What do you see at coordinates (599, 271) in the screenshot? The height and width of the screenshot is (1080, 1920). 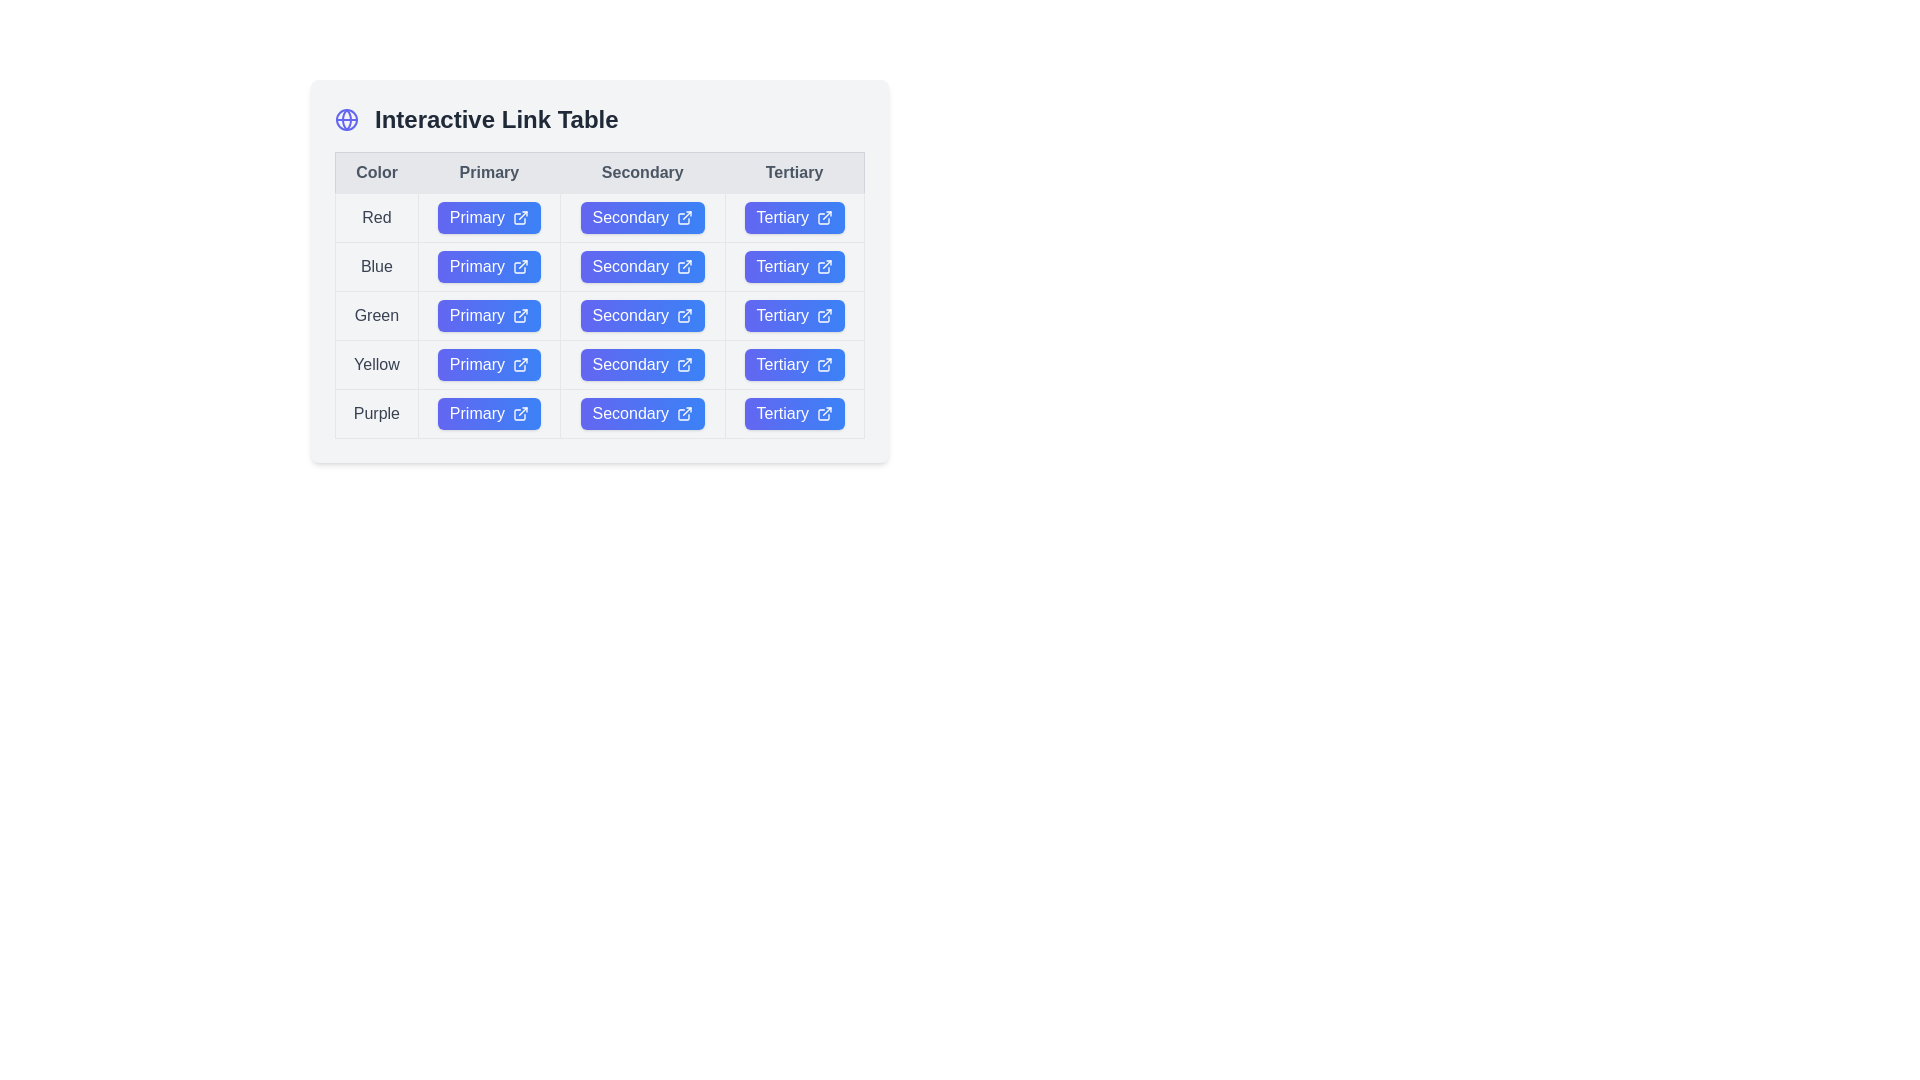 I see `the 'Secondary' button in the Blue row of the grid layout` at bounding box center [599, 271].